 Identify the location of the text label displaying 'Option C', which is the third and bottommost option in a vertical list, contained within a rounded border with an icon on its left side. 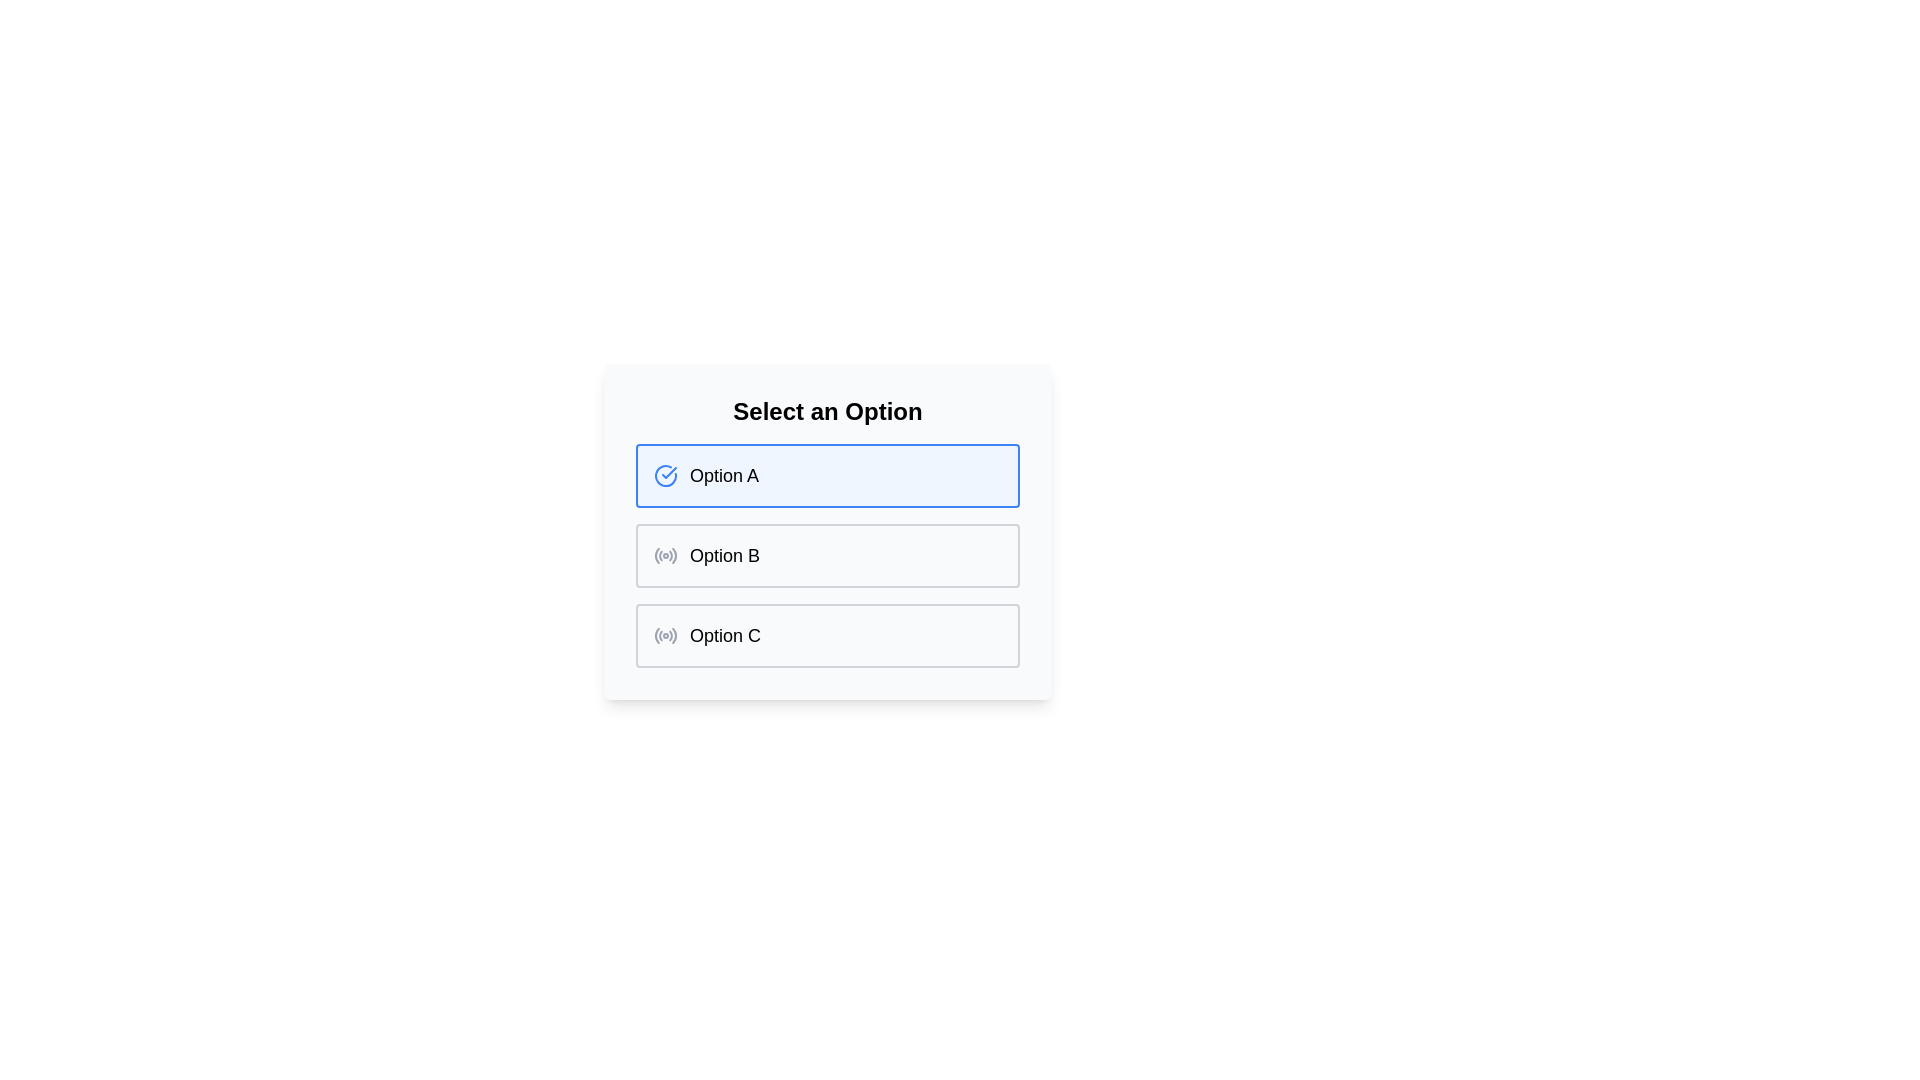
(724, 636).